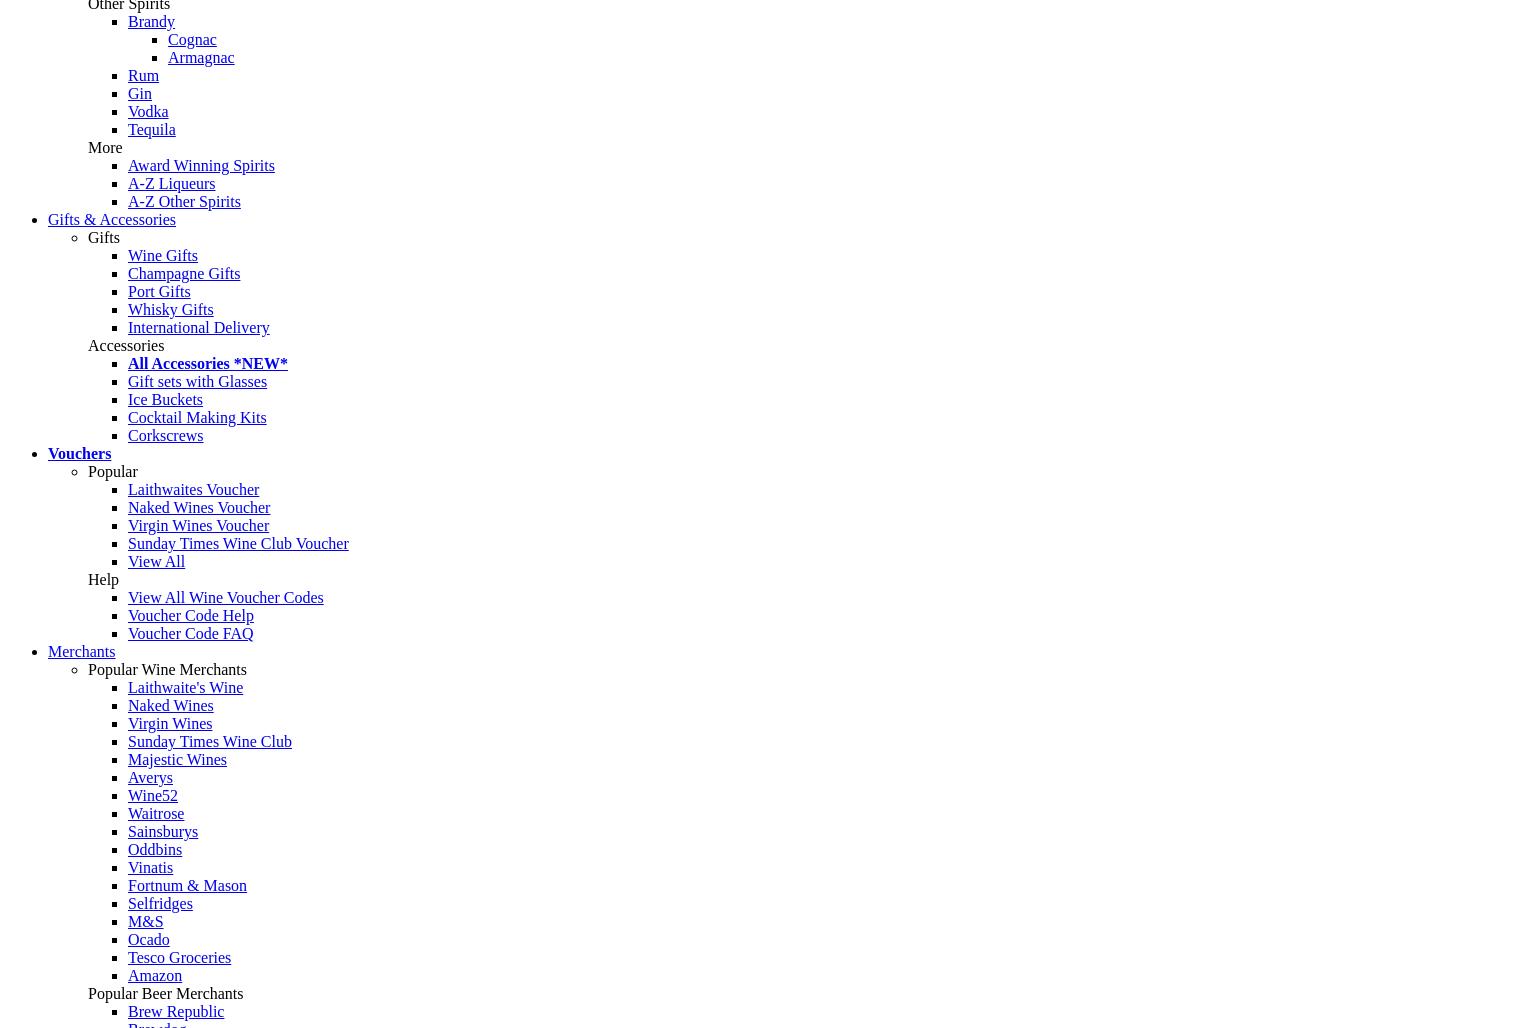 The width and height of the screenshot is (1525, 1028). I want to click on 'Port Gifts', so click(158, 291).